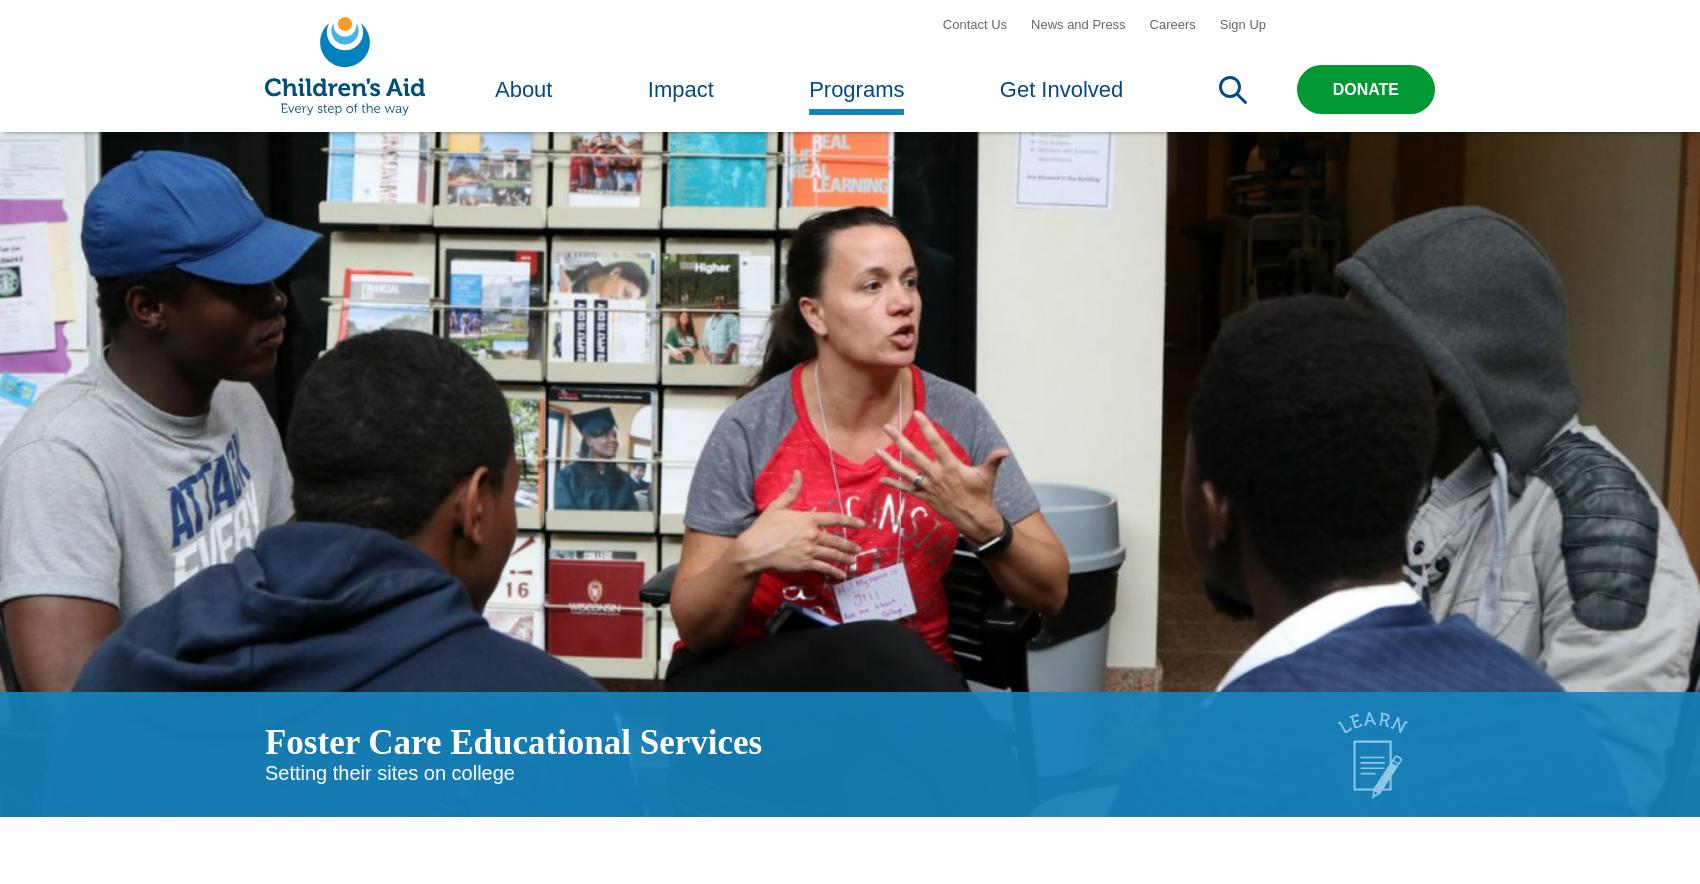 This screenshot has height=884, width=1700. Describe the element at coordinates (1077, 37) in the screenshot. I see `'News and Press'` at that location.